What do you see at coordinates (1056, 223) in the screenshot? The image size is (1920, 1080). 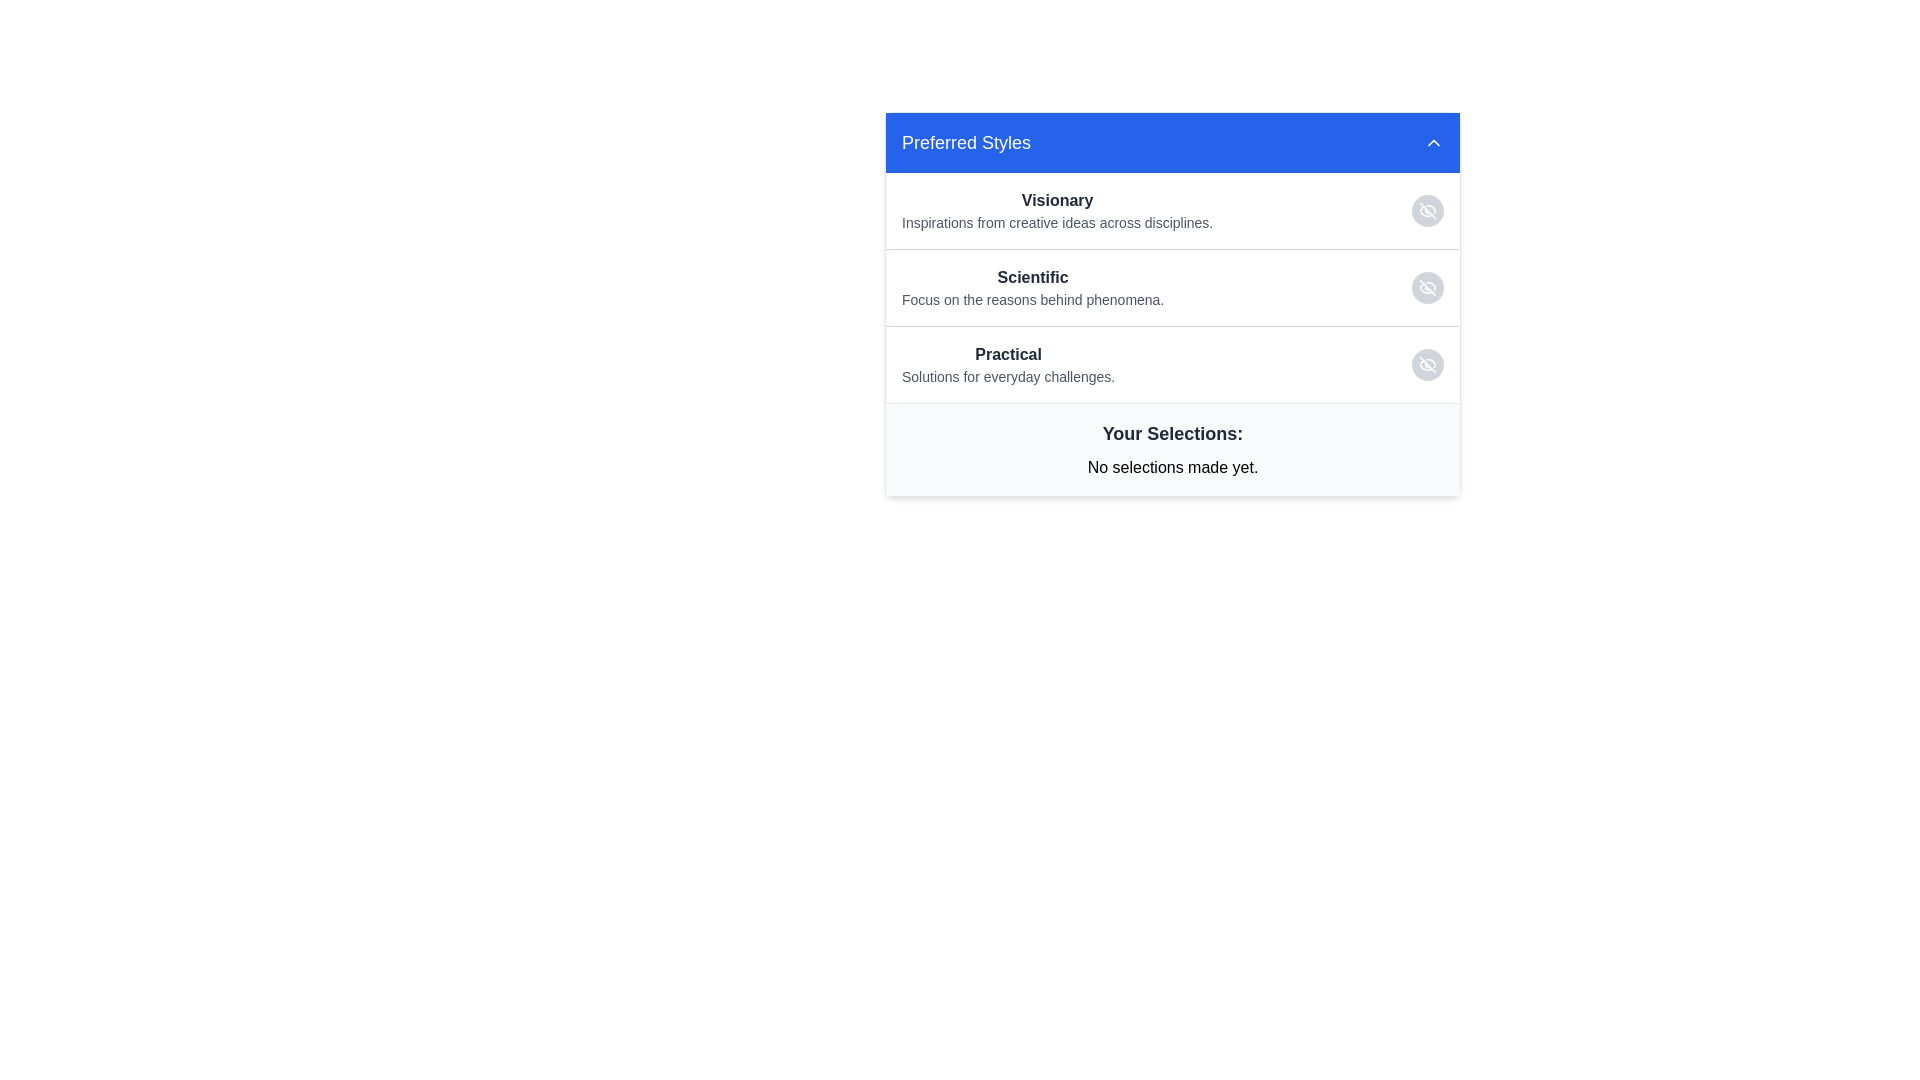 I see `the static text providing supplementary information for the 'Visionary' category, located directly under the header text 'Visionary'` at bounding box center [1056, 223].